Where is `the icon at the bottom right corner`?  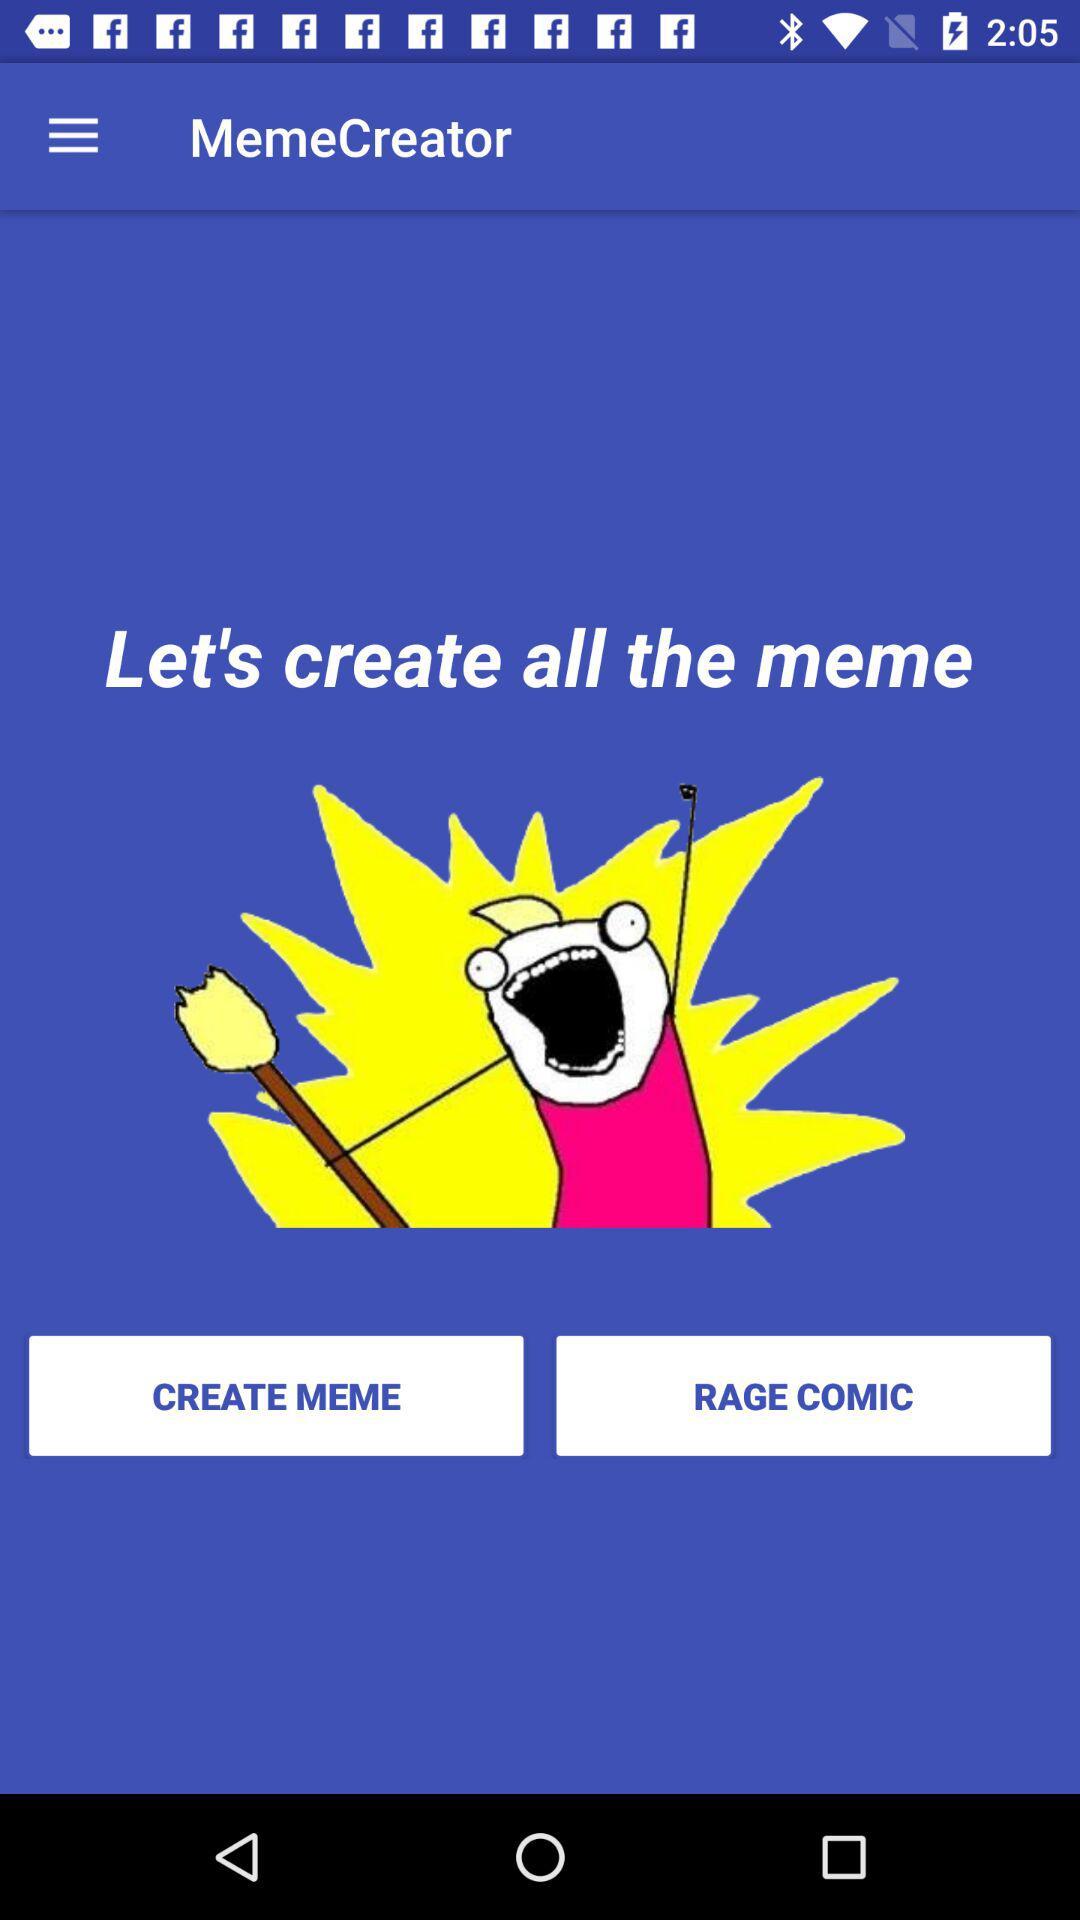 the icon at the bottom right corner is located at coordinates (802, 1394).